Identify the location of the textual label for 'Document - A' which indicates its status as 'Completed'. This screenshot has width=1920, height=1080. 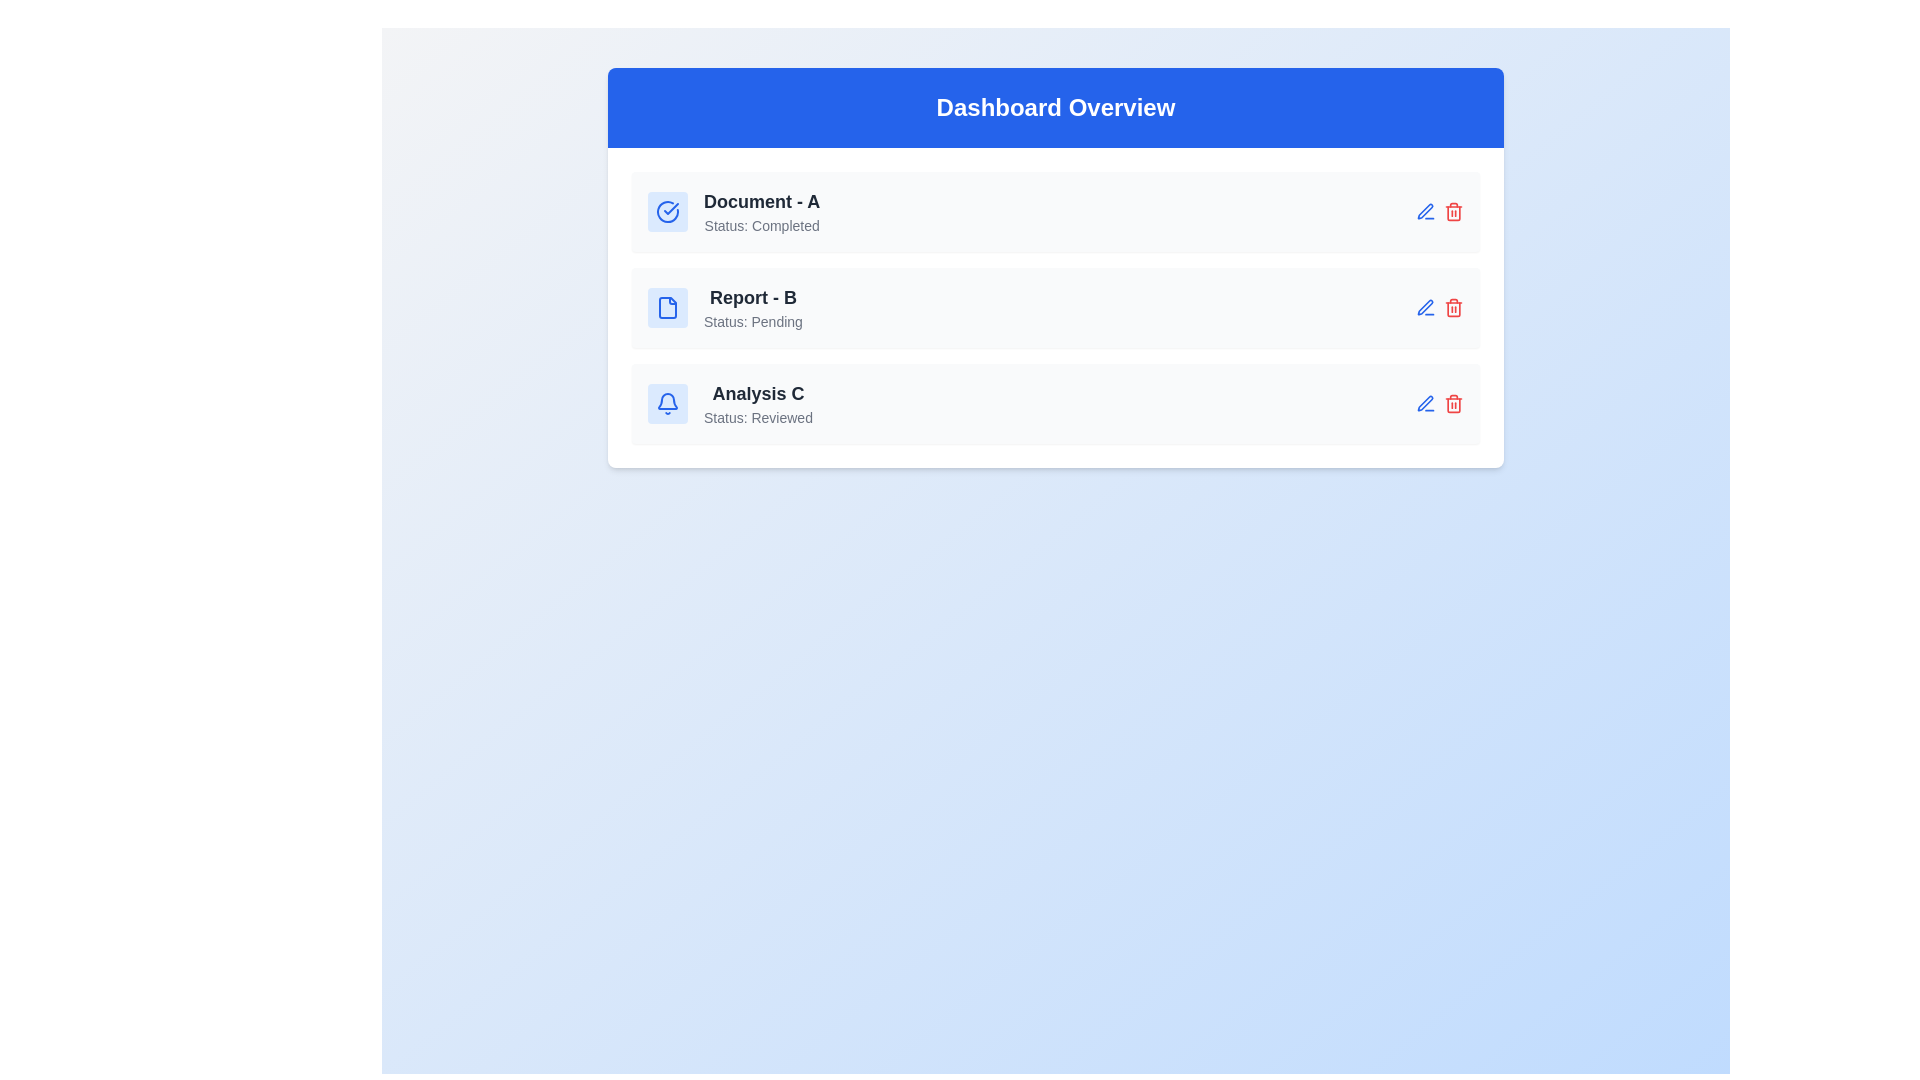
(761, 212).